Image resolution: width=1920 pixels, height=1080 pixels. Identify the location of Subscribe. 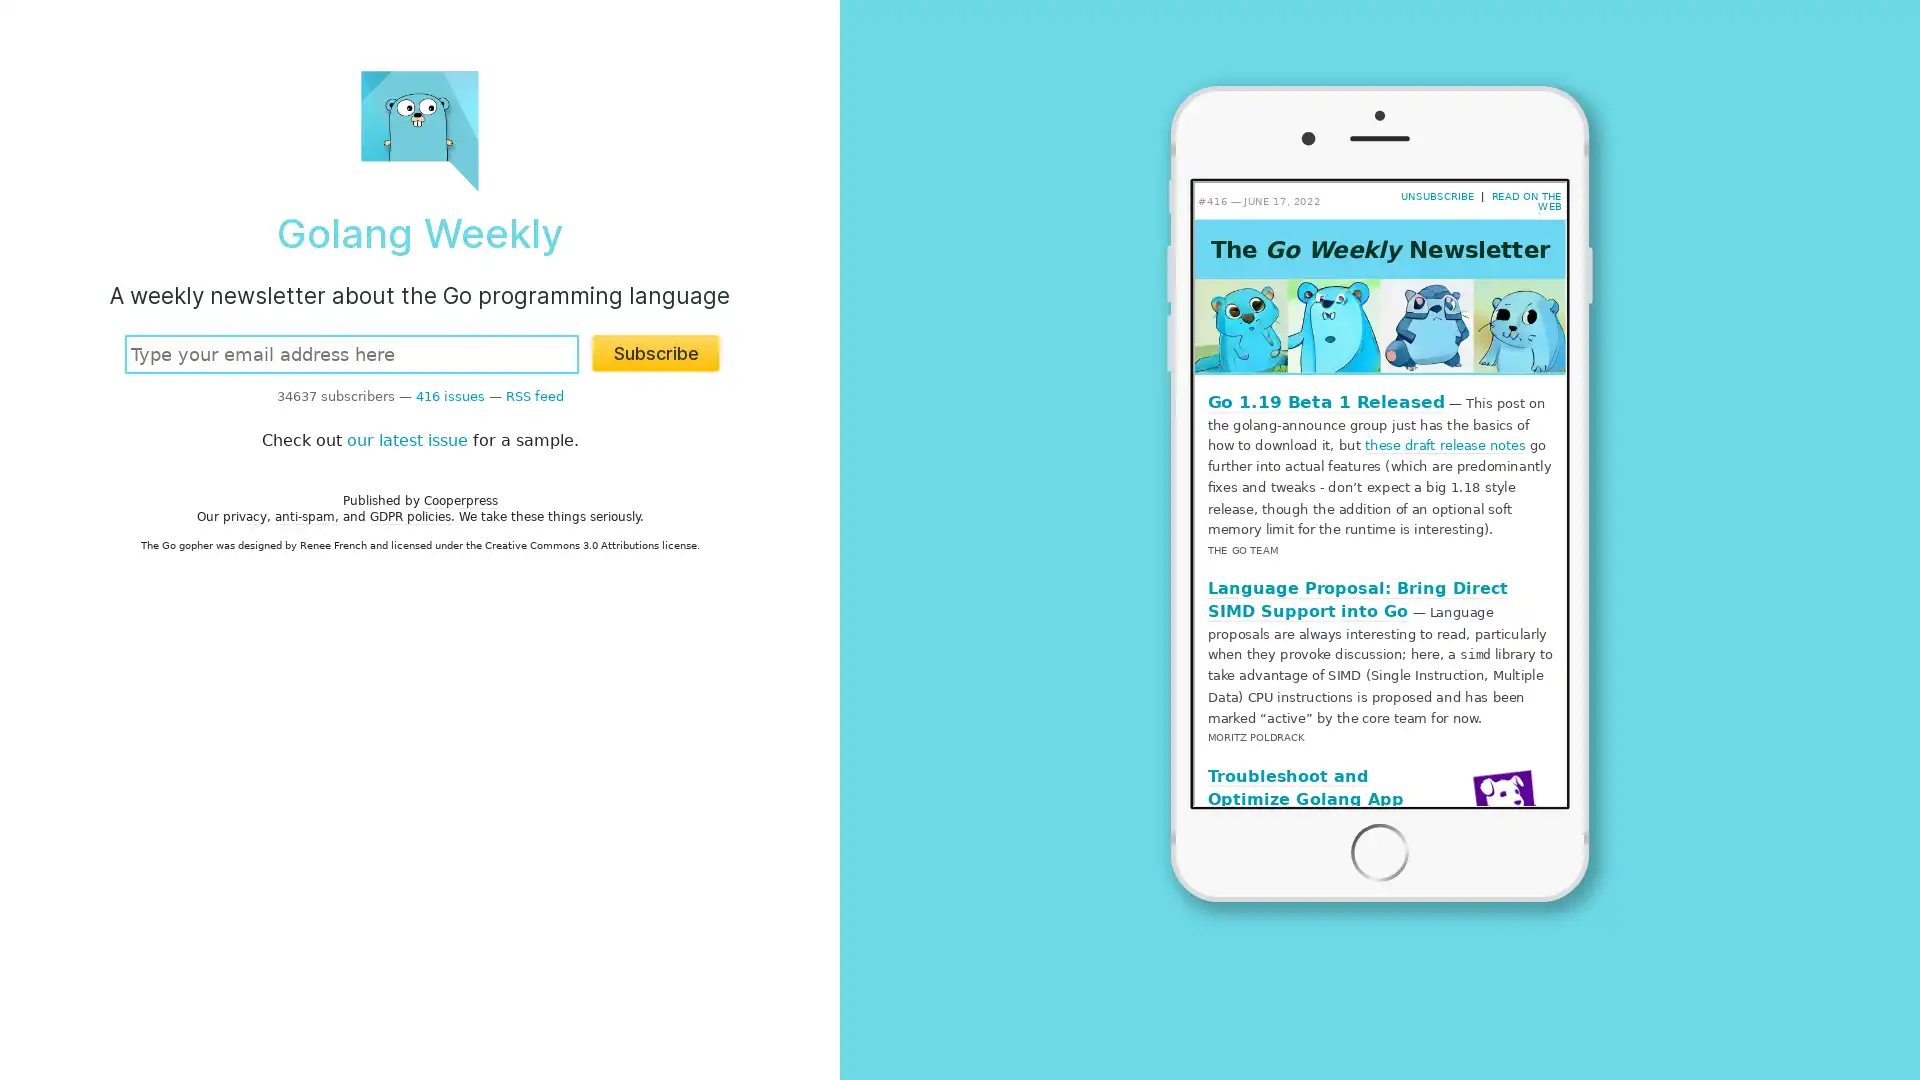
(656, 351).